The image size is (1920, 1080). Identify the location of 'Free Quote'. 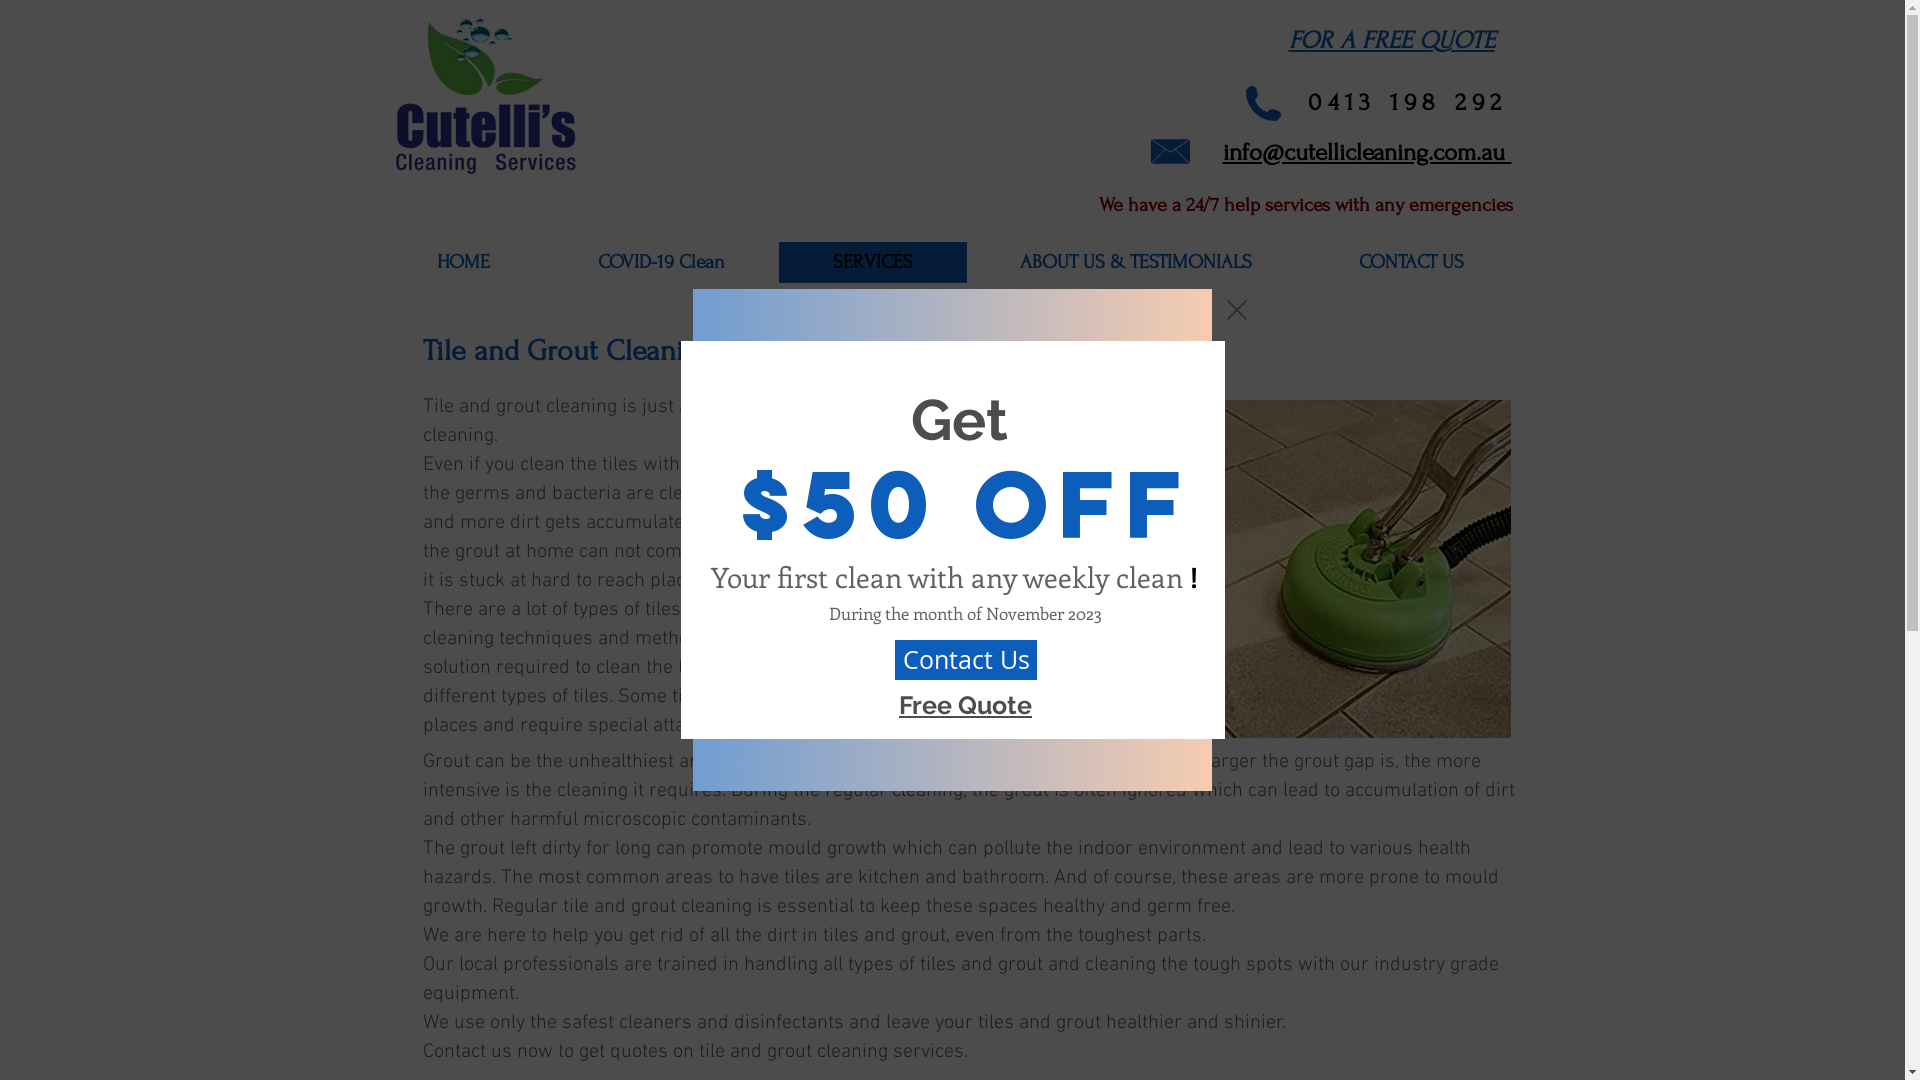
(965, 703).